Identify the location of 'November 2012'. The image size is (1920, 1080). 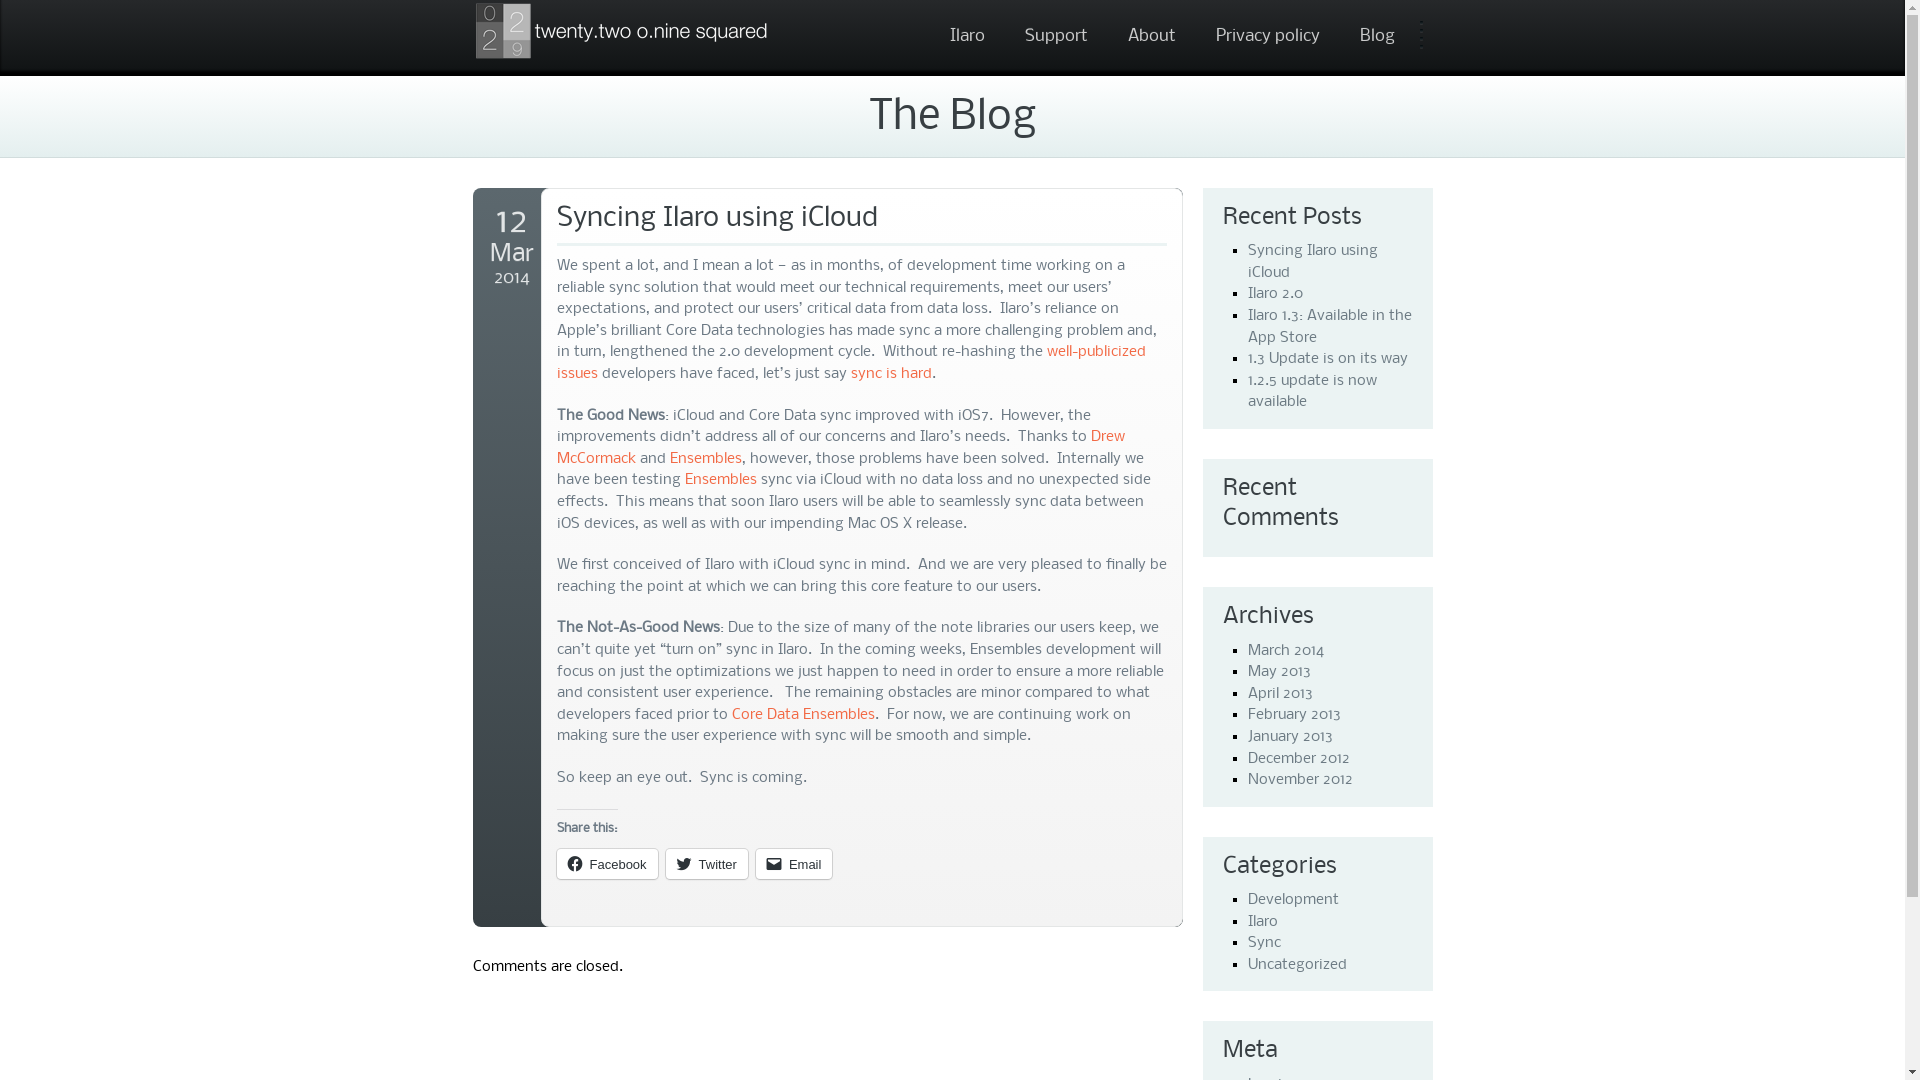
(1300, 778).